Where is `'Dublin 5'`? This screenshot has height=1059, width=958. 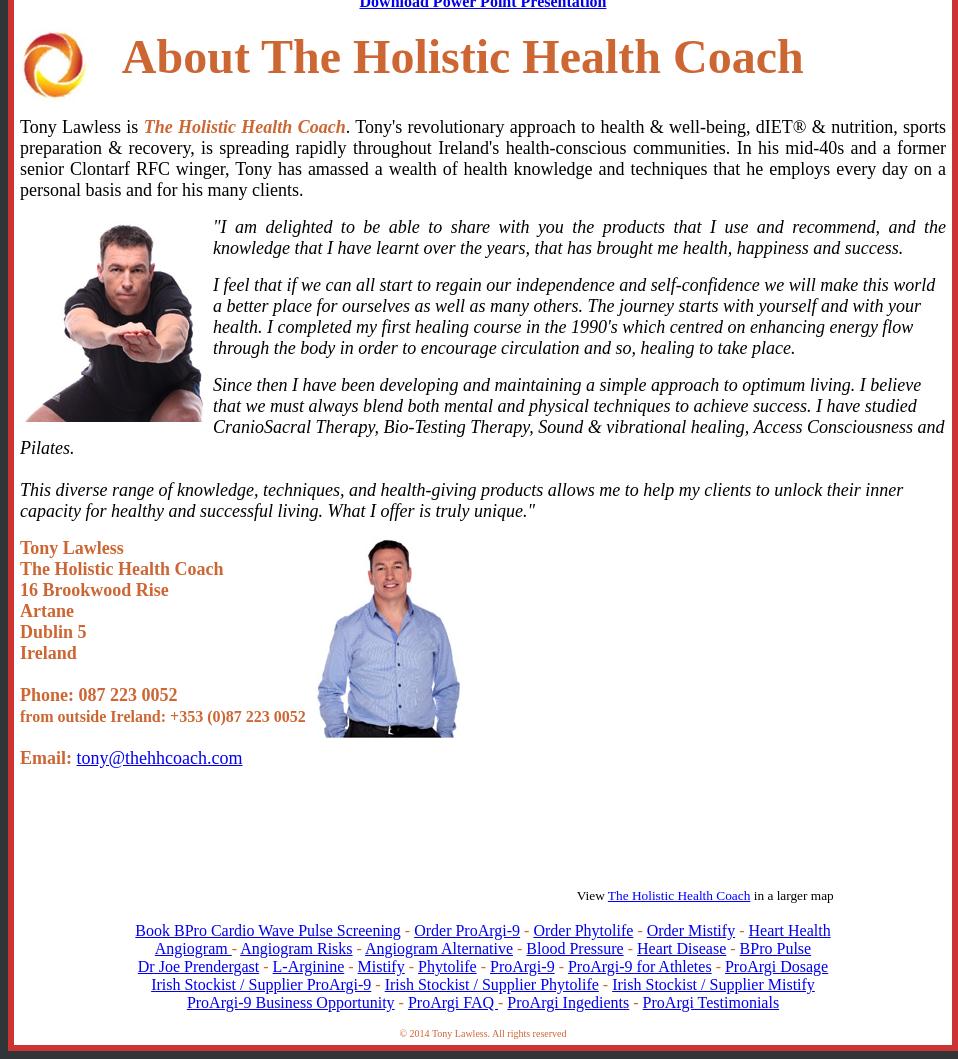
'Dublin 5' is located at coordinates (51, 629).